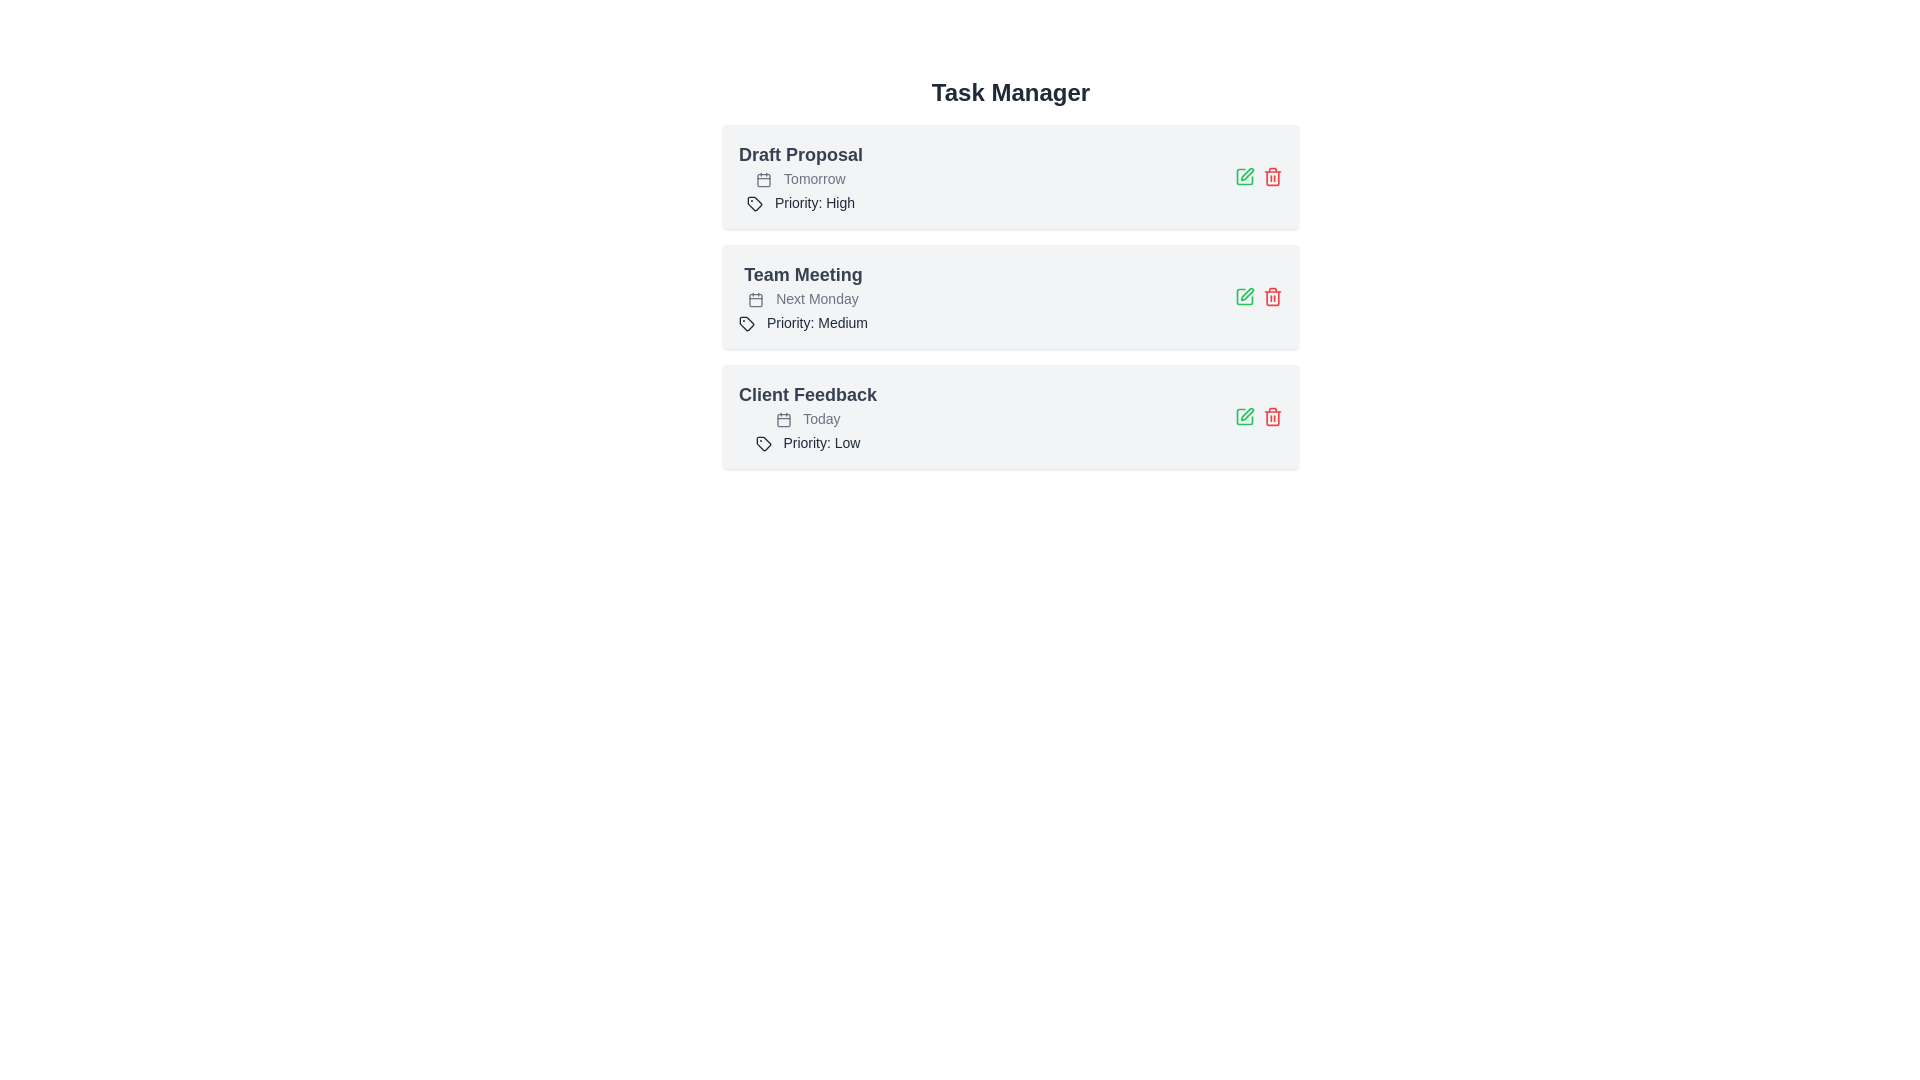 This screenshot has height=1080, width=1920. Describe the element at coordinates (1271, 415) in the screenshot. I see `the red trash icon located at the far right of the third row in the task list, next to the green edit icon` at that location.